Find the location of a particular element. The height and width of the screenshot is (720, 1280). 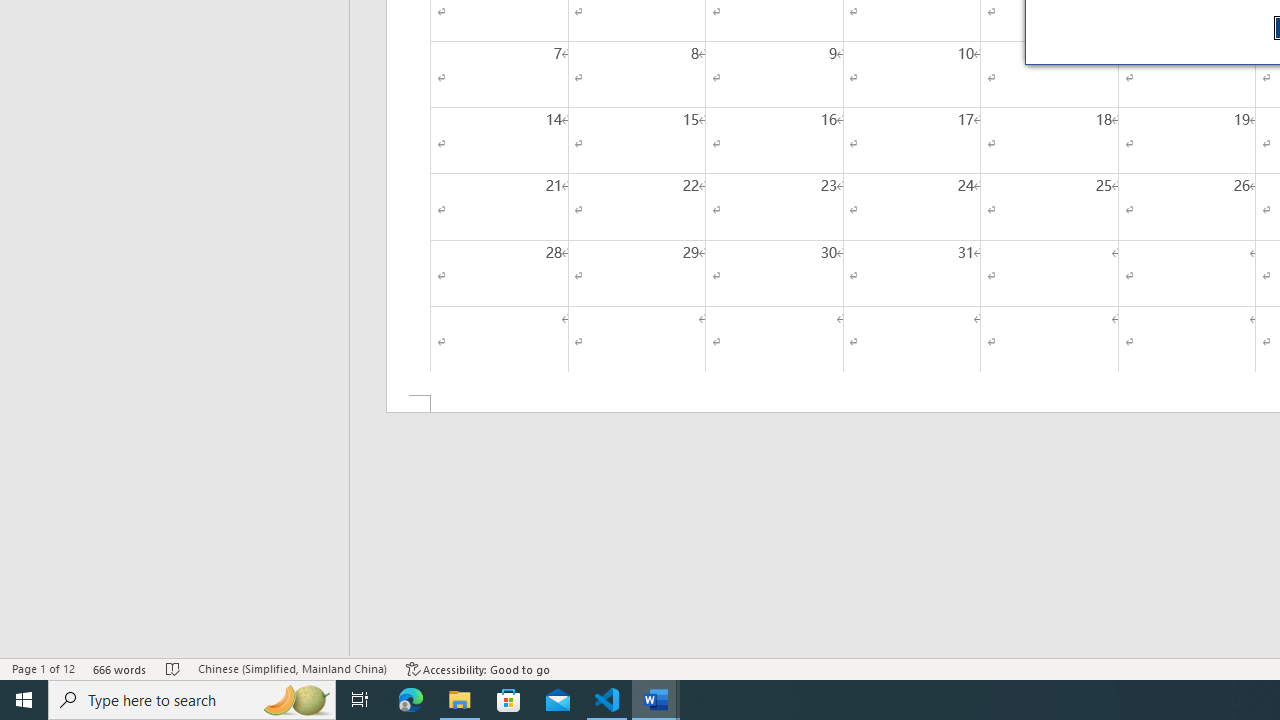

'Microsoft Store' is located at coordinates (509, 698).